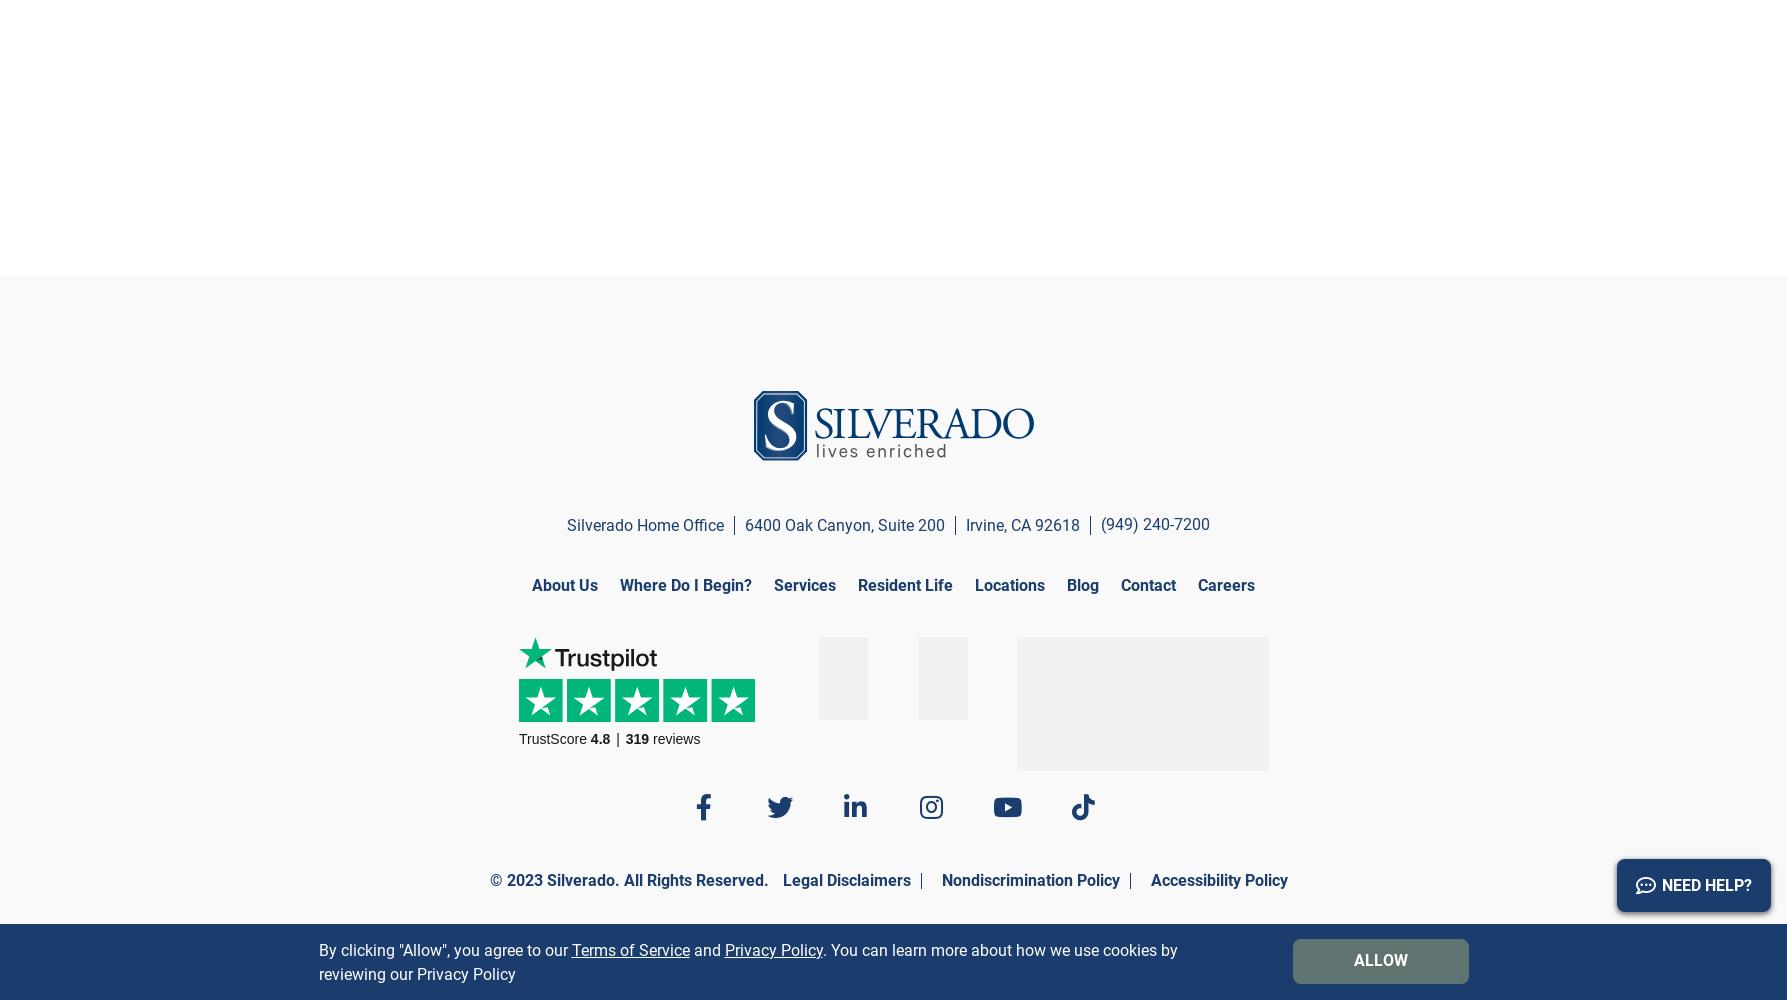 The height and width of the screenshot is (1000, 1787). Describe the element at coordinates (564, 584) in the screenshot. I see `'About Us'` at that location.